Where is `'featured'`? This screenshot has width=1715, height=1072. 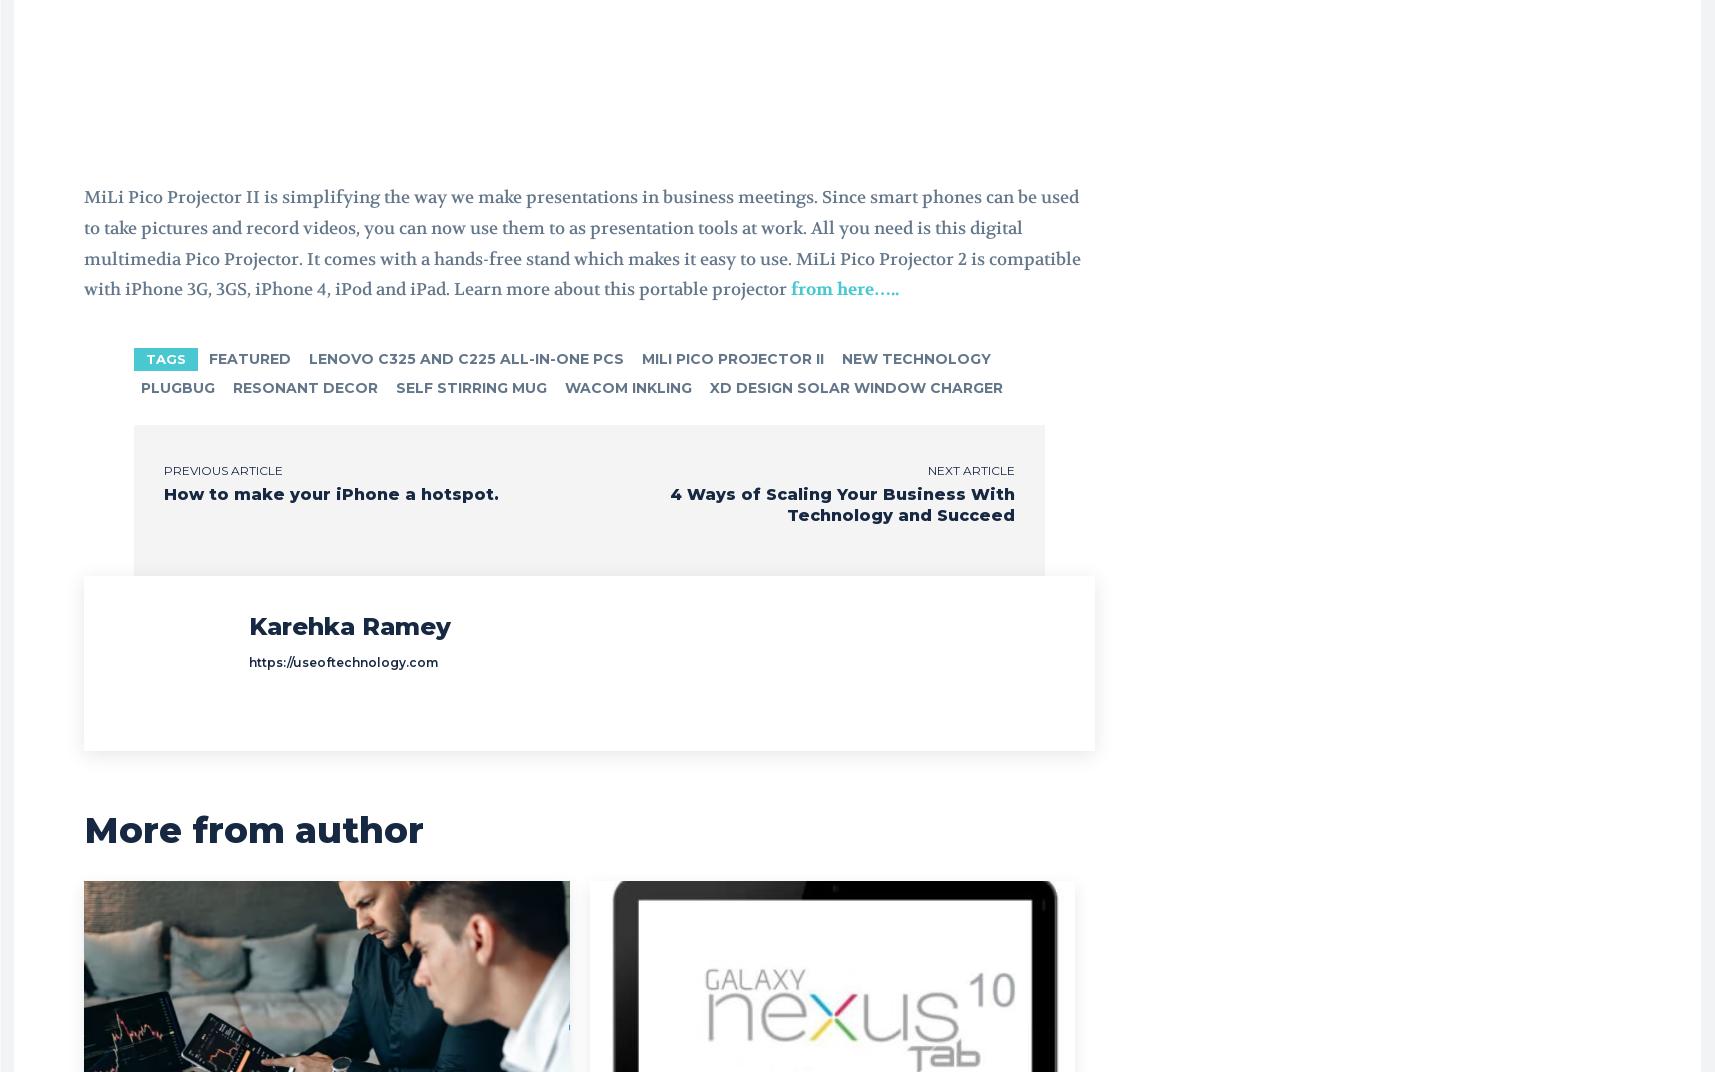
'featured' is located at coordinates (249, 358).